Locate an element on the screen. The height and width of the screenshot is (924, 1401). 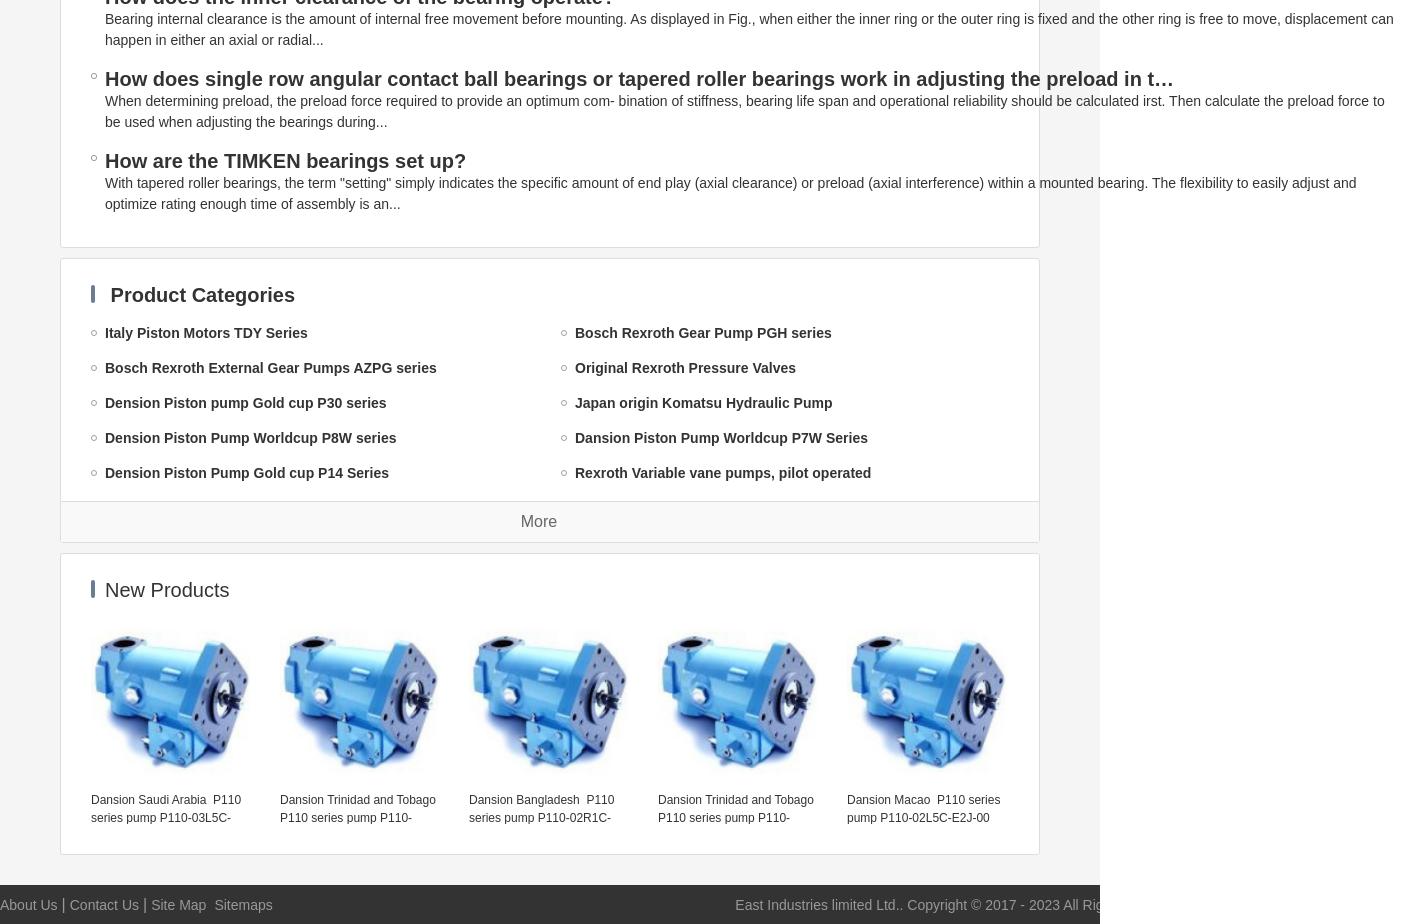
'Dansion  Piston Pump P110 series' is located at coordinates (216, 508).